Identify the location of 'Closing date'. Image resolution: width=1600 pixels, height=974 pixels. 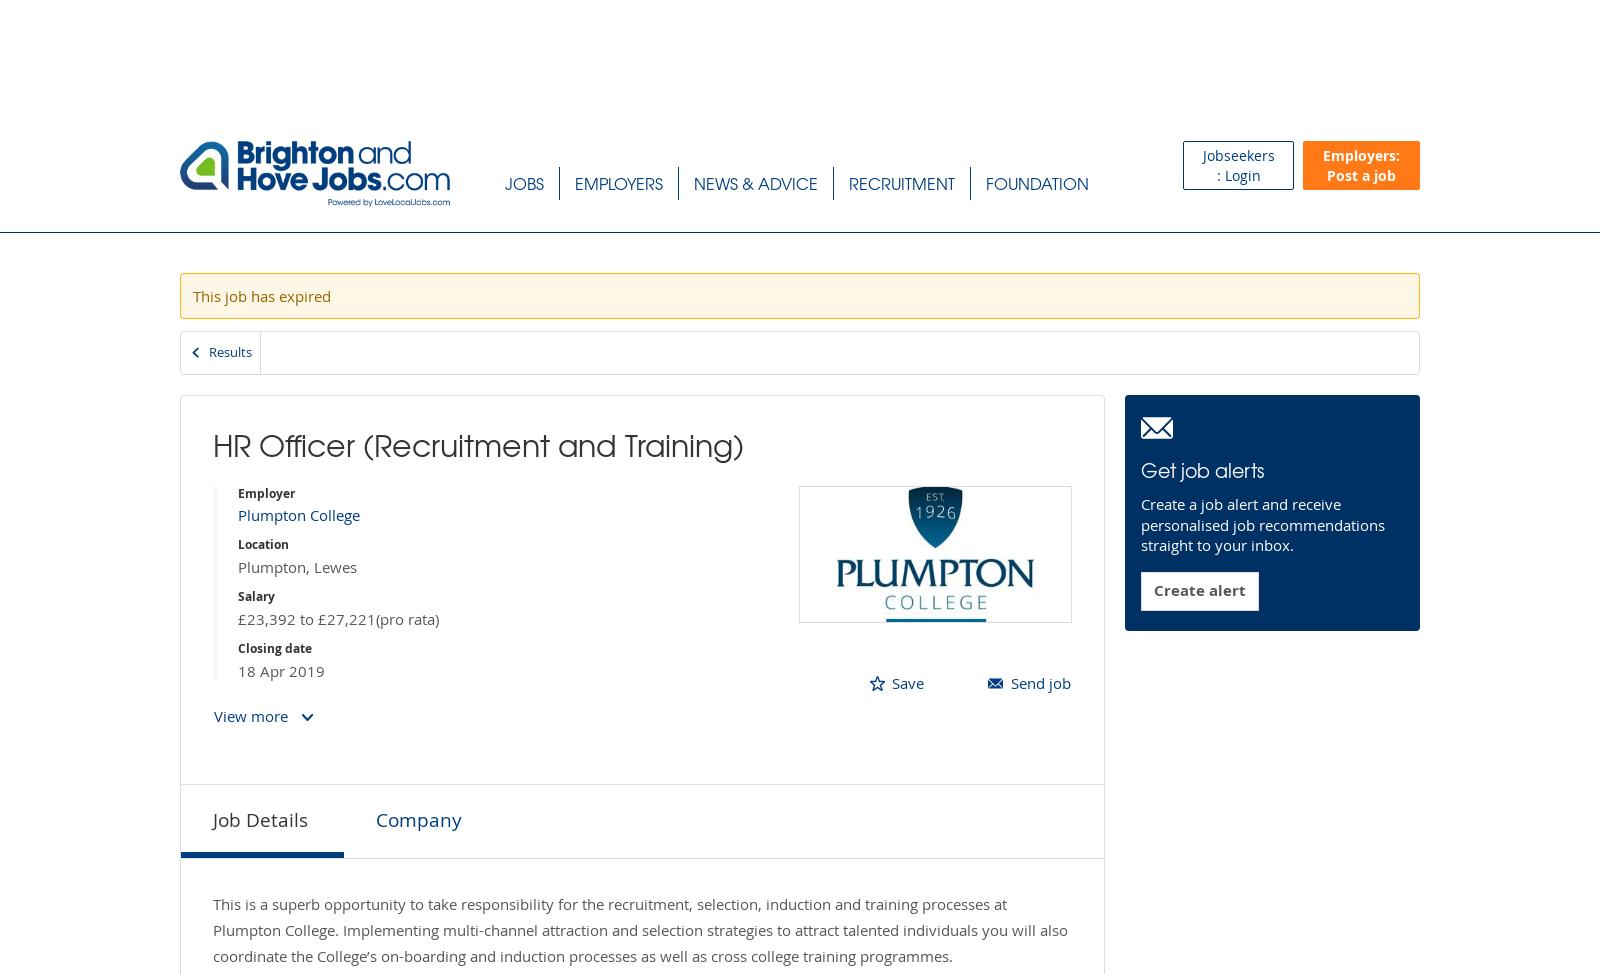
(275, 647).